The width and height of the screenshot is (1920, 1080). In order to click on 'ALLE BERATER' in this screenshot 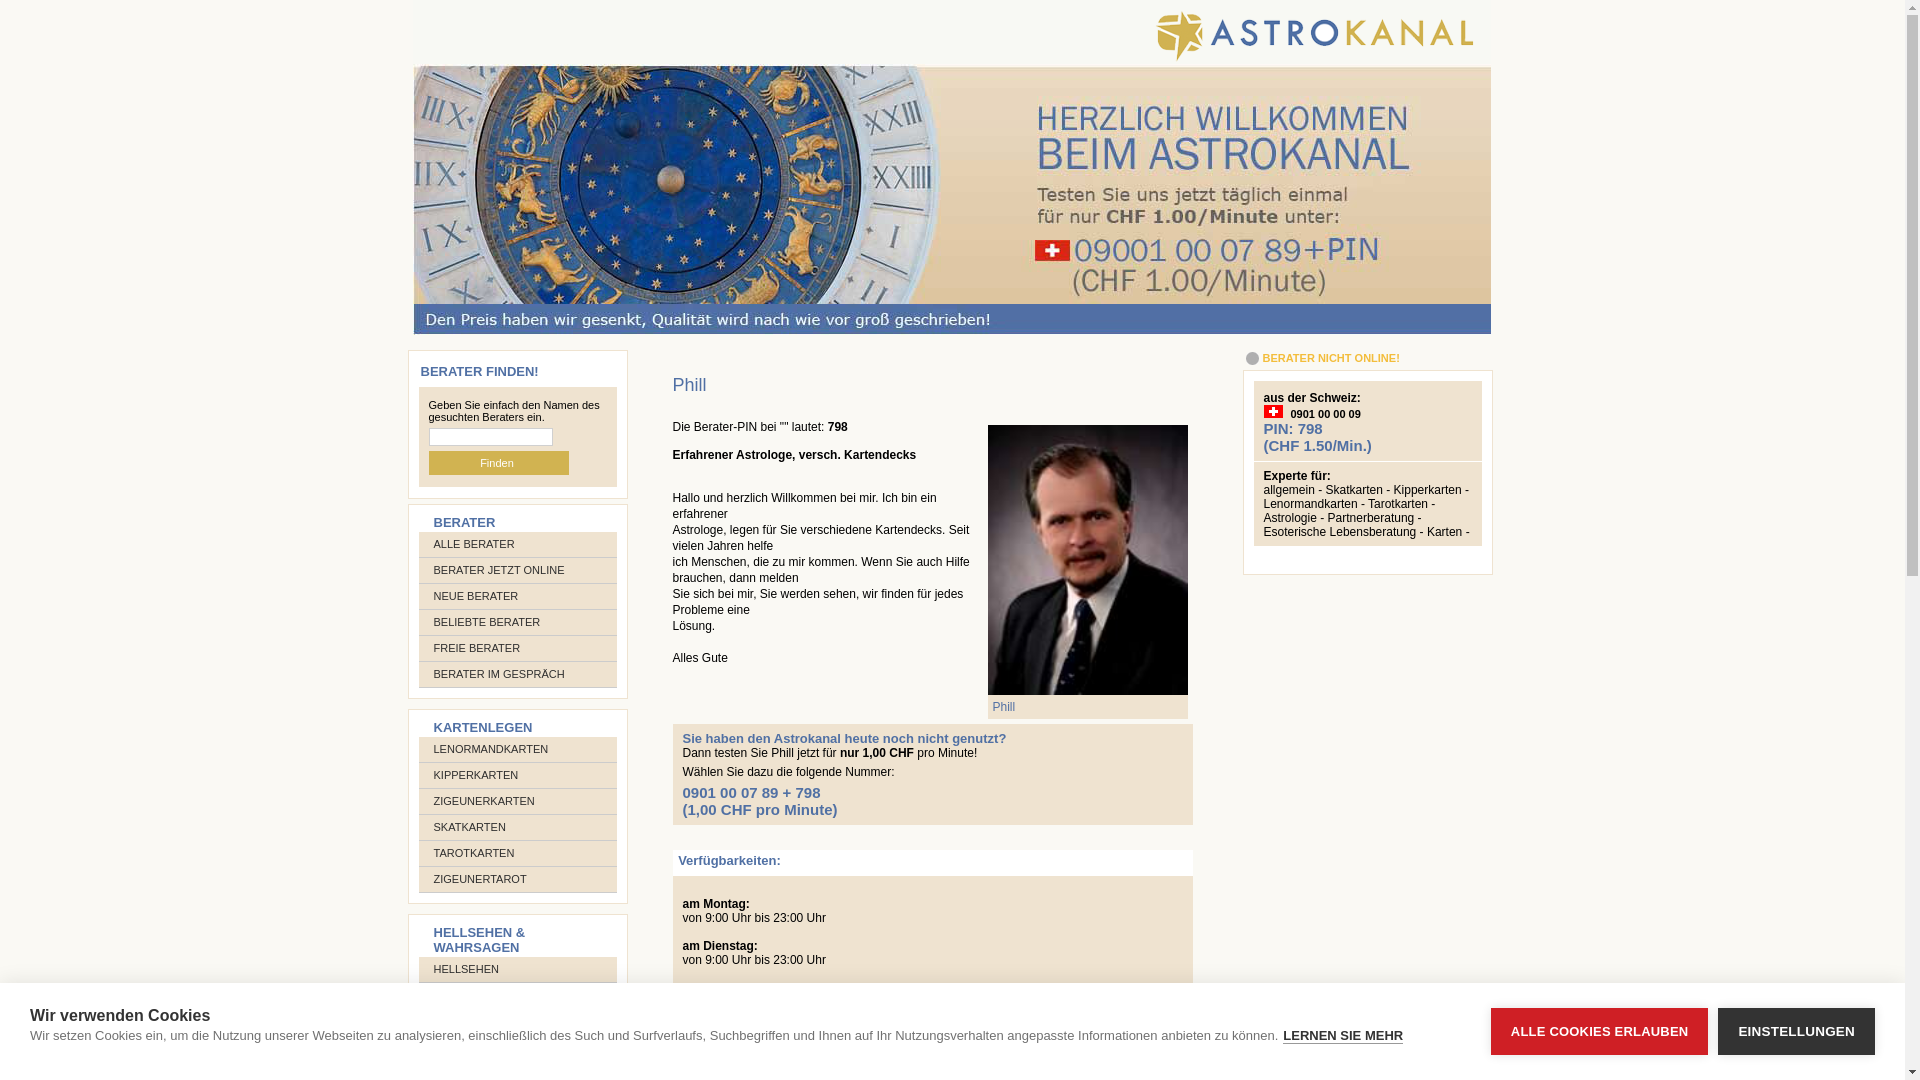, I will do `click(473, 543)`.